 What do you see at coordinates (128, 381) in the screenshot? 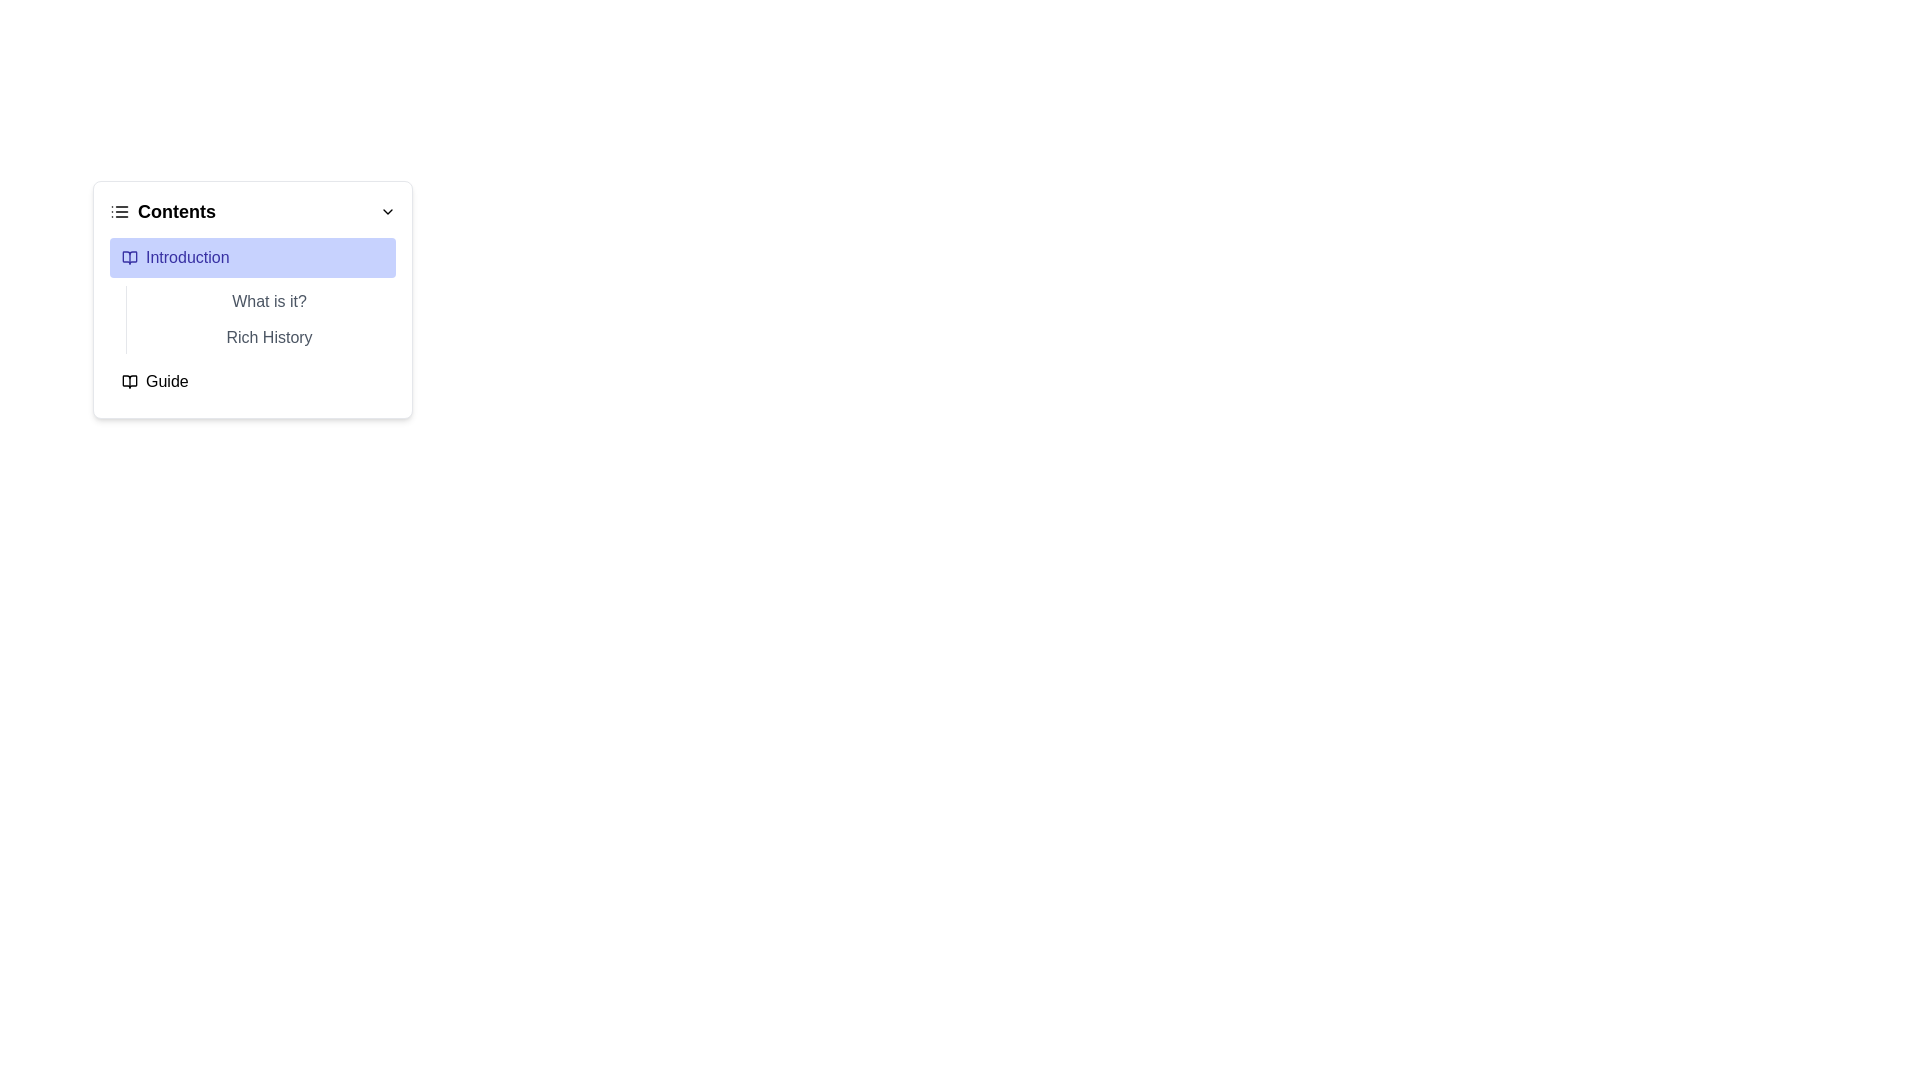
I see `the decorative icon located to the immediate left of the 'Guide' text in the 'Contents' section` at bounding box center [128, 381].